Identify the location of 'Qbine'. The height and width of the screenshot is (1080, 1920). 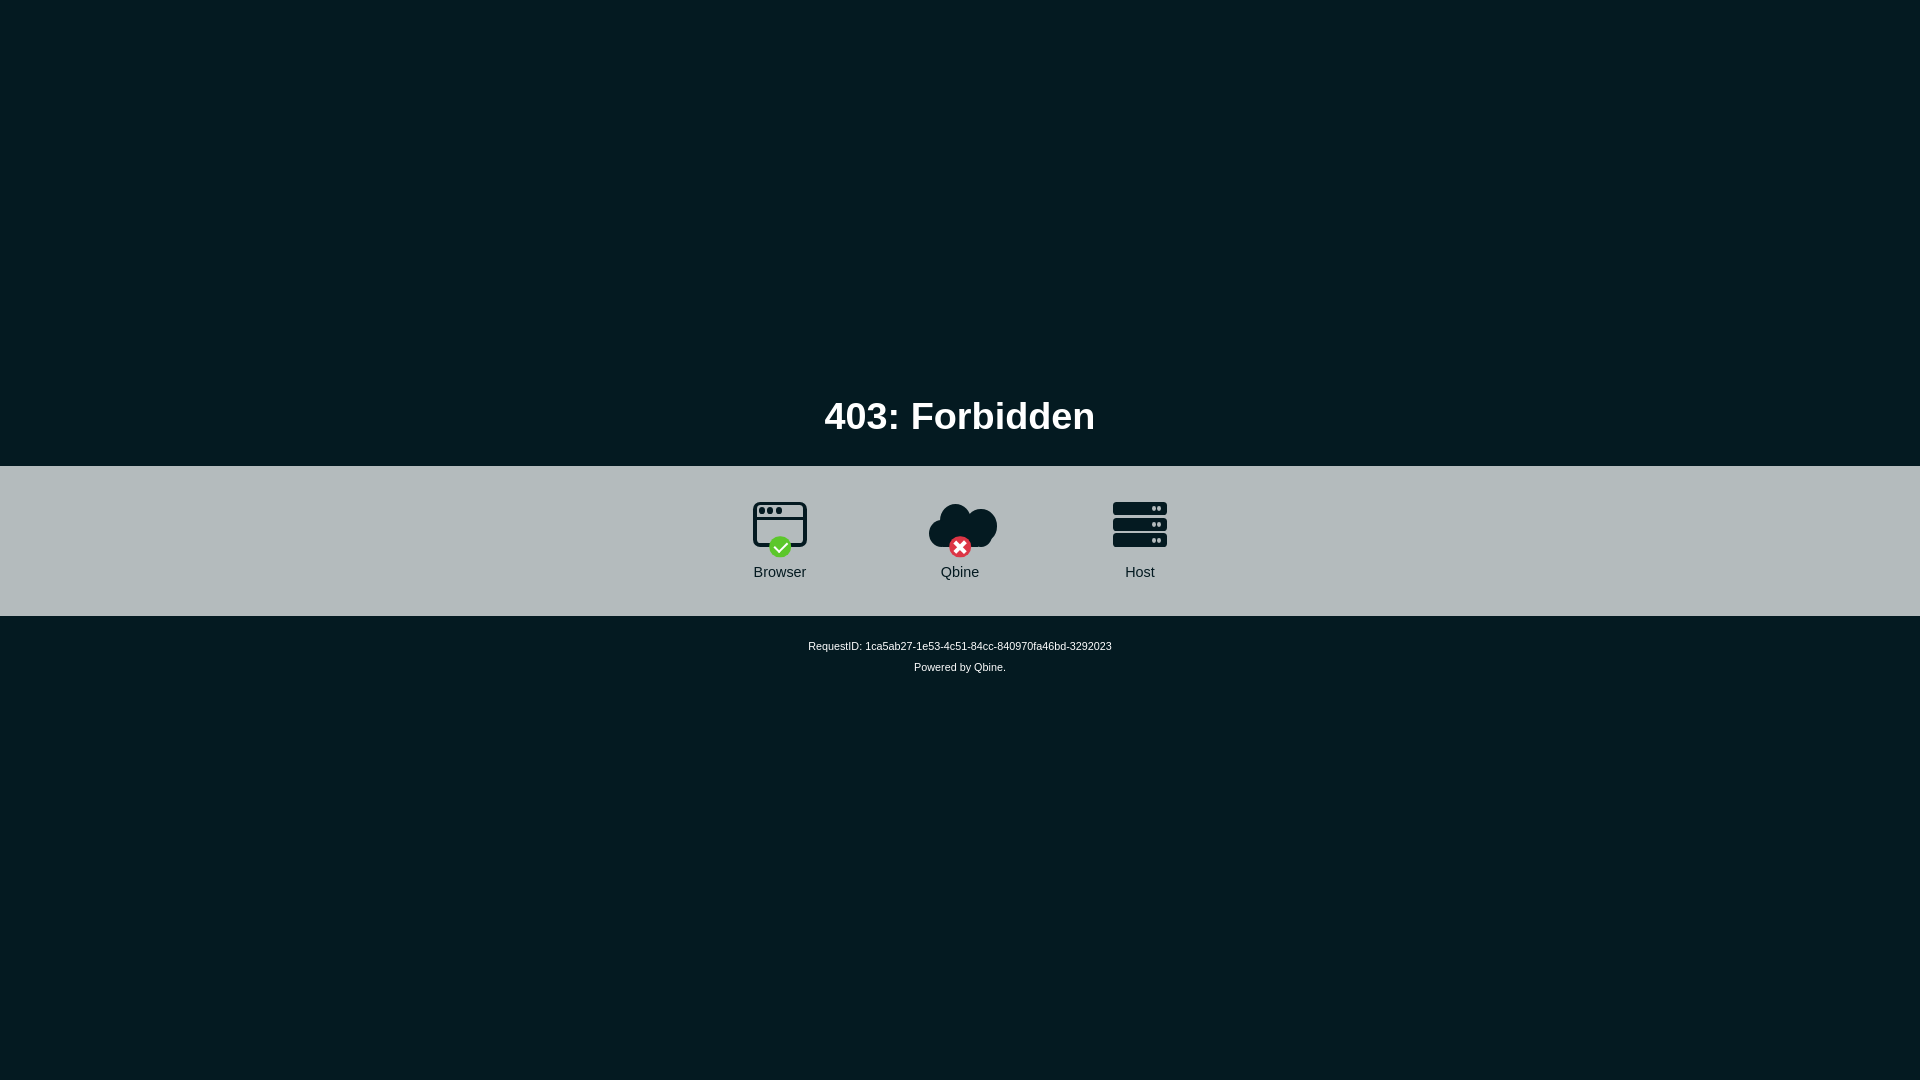
(988, 667).